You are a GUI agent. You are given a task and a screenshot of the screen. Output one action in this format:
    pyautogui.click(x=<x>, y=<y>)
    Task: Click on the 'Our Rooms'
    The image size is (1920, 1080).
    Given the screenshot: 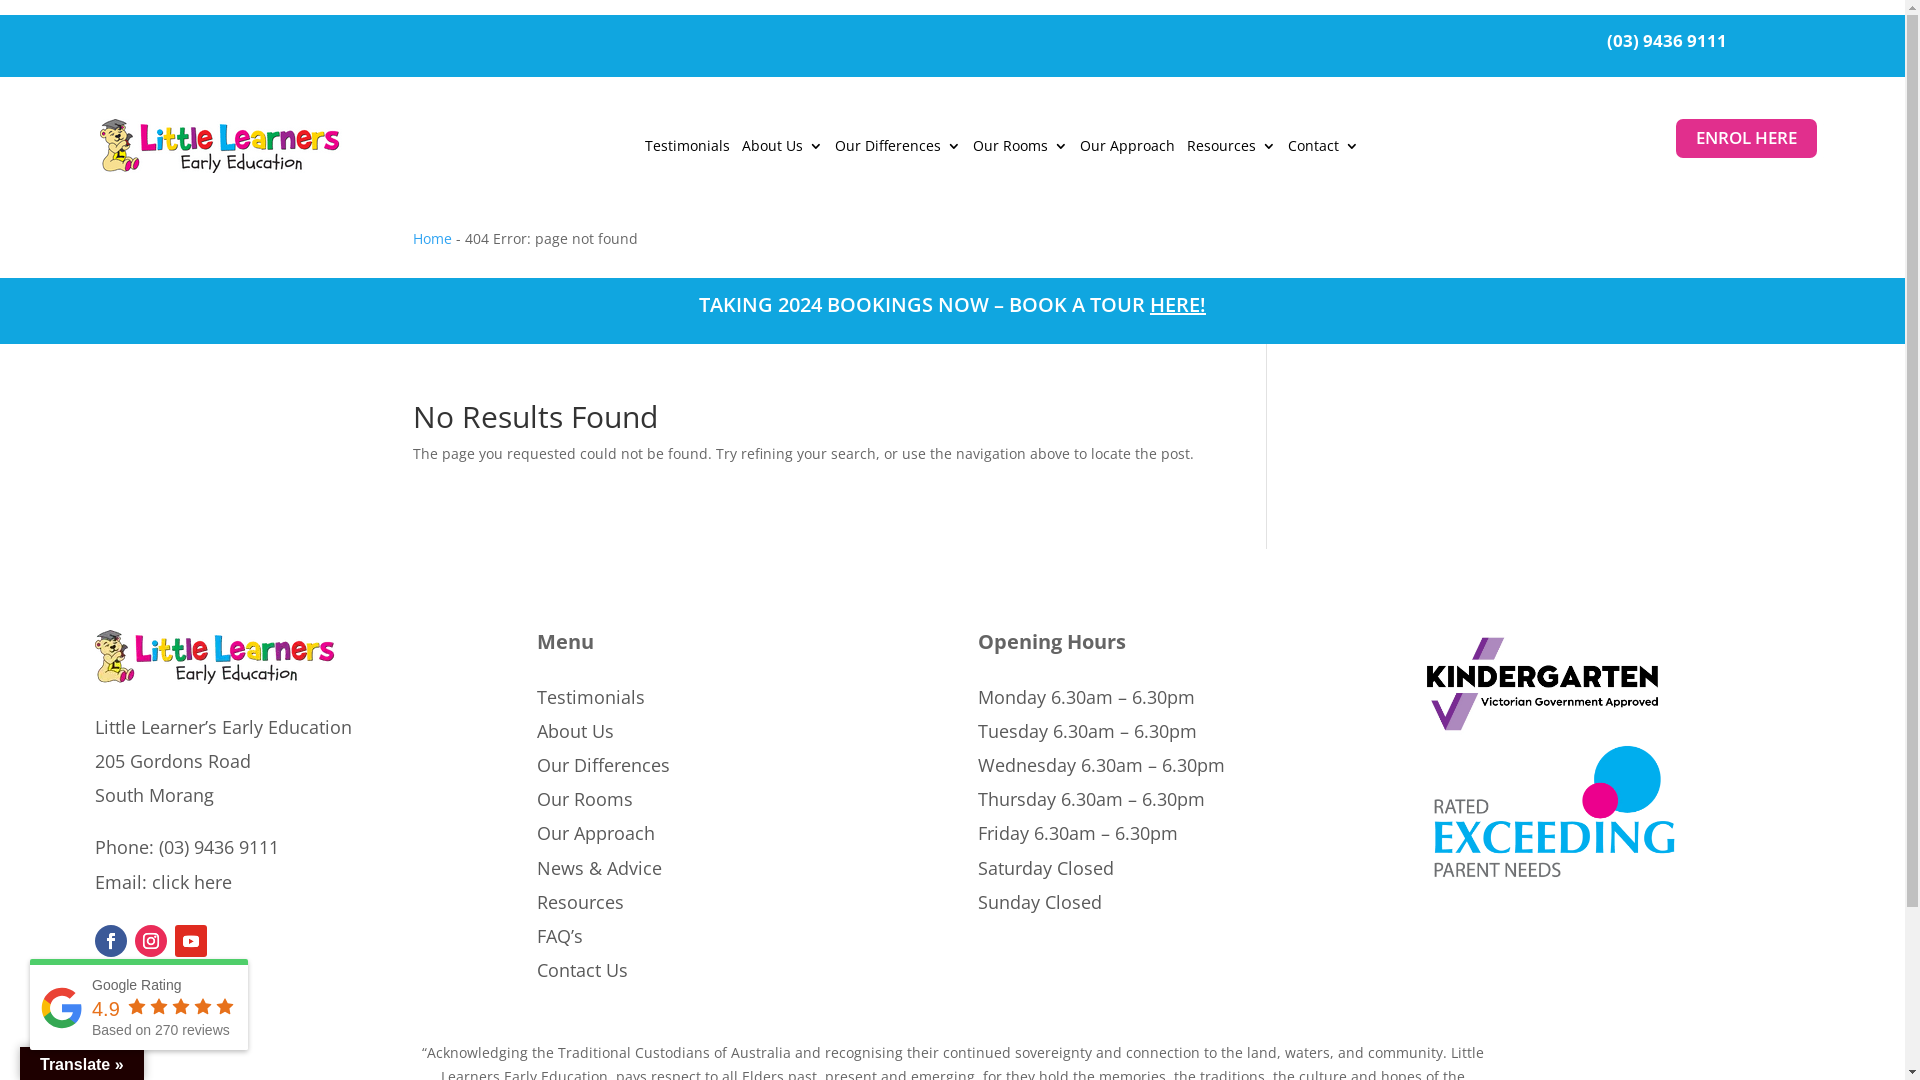 What is the action you would take?
    pyautogui.click(x=537, y=797)
    